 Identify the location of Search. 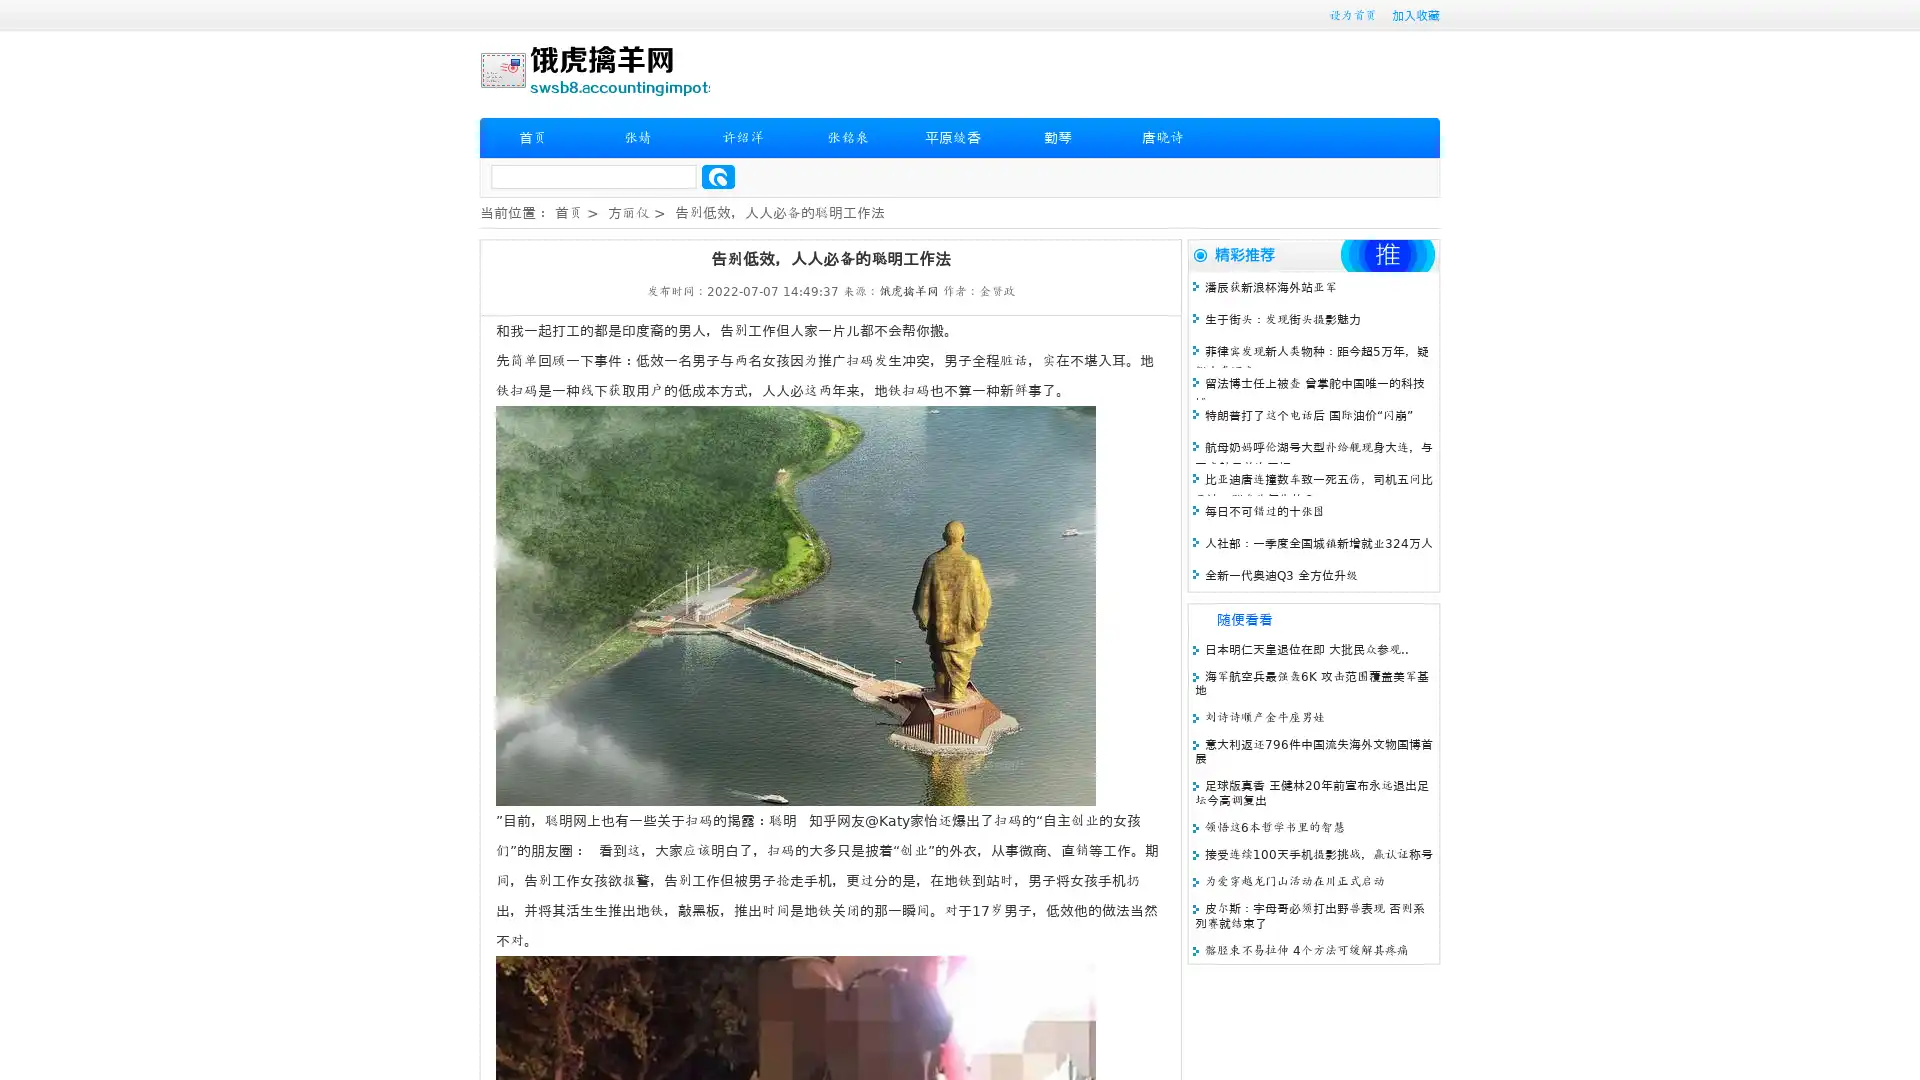
(718, 176).